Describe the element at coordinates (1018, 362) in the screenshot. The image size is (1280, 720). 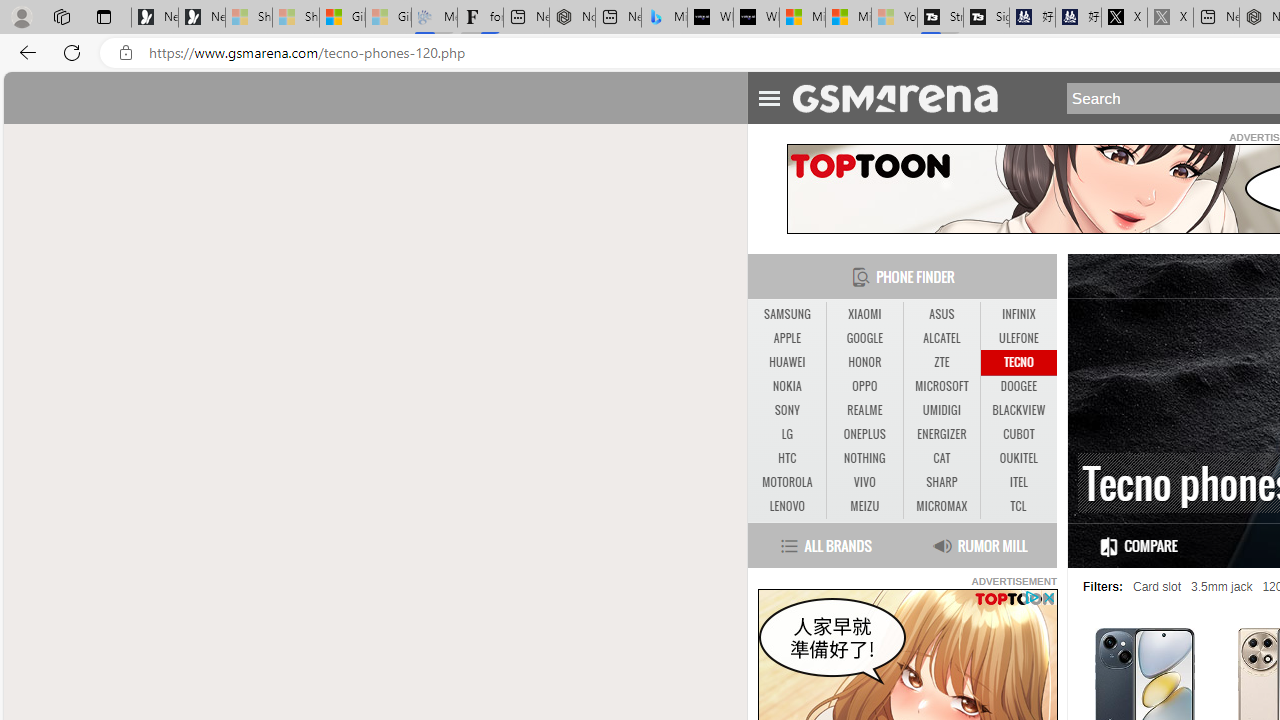
I see `'TECNO'` at that location.